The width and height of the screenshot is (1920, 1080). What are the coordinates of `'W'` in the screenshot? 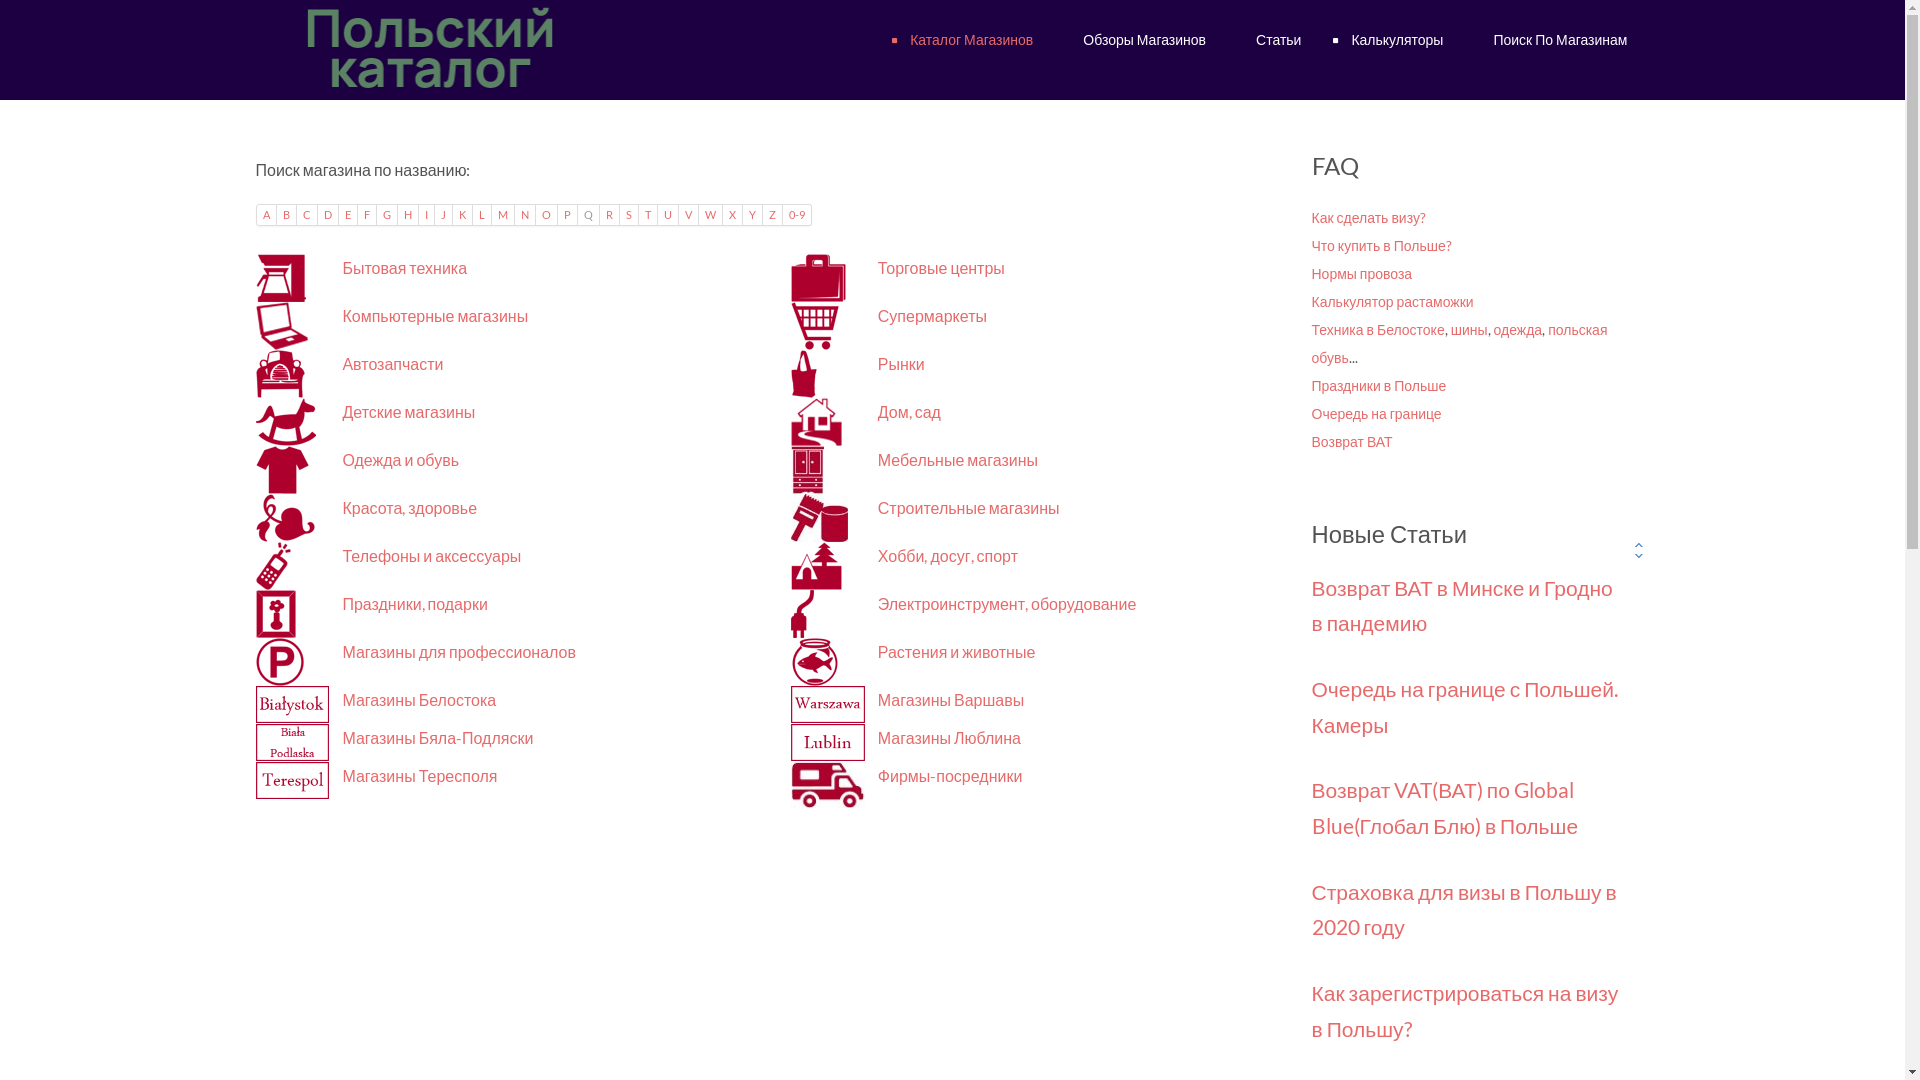 It's located at (710, 215).